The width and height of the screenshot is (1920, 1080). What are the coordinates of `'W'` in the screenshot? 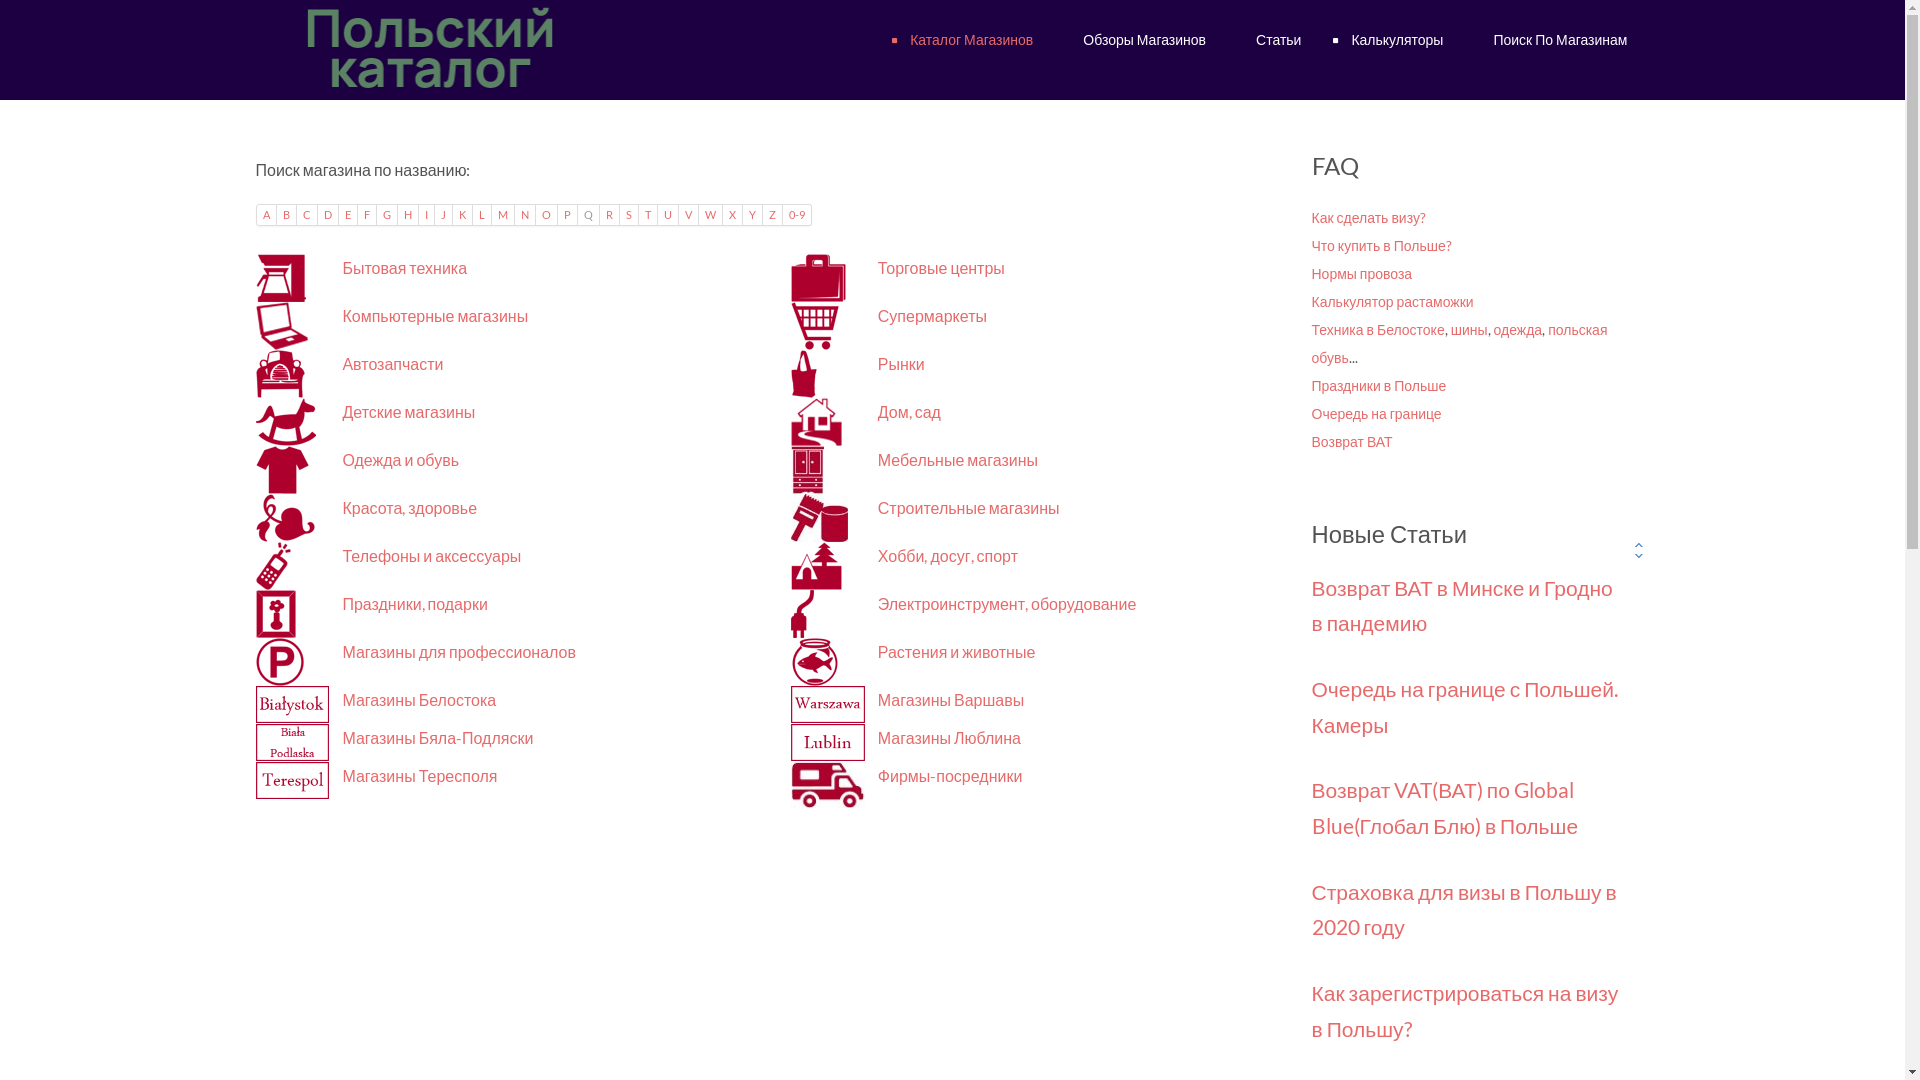 It's located at (710, 215).